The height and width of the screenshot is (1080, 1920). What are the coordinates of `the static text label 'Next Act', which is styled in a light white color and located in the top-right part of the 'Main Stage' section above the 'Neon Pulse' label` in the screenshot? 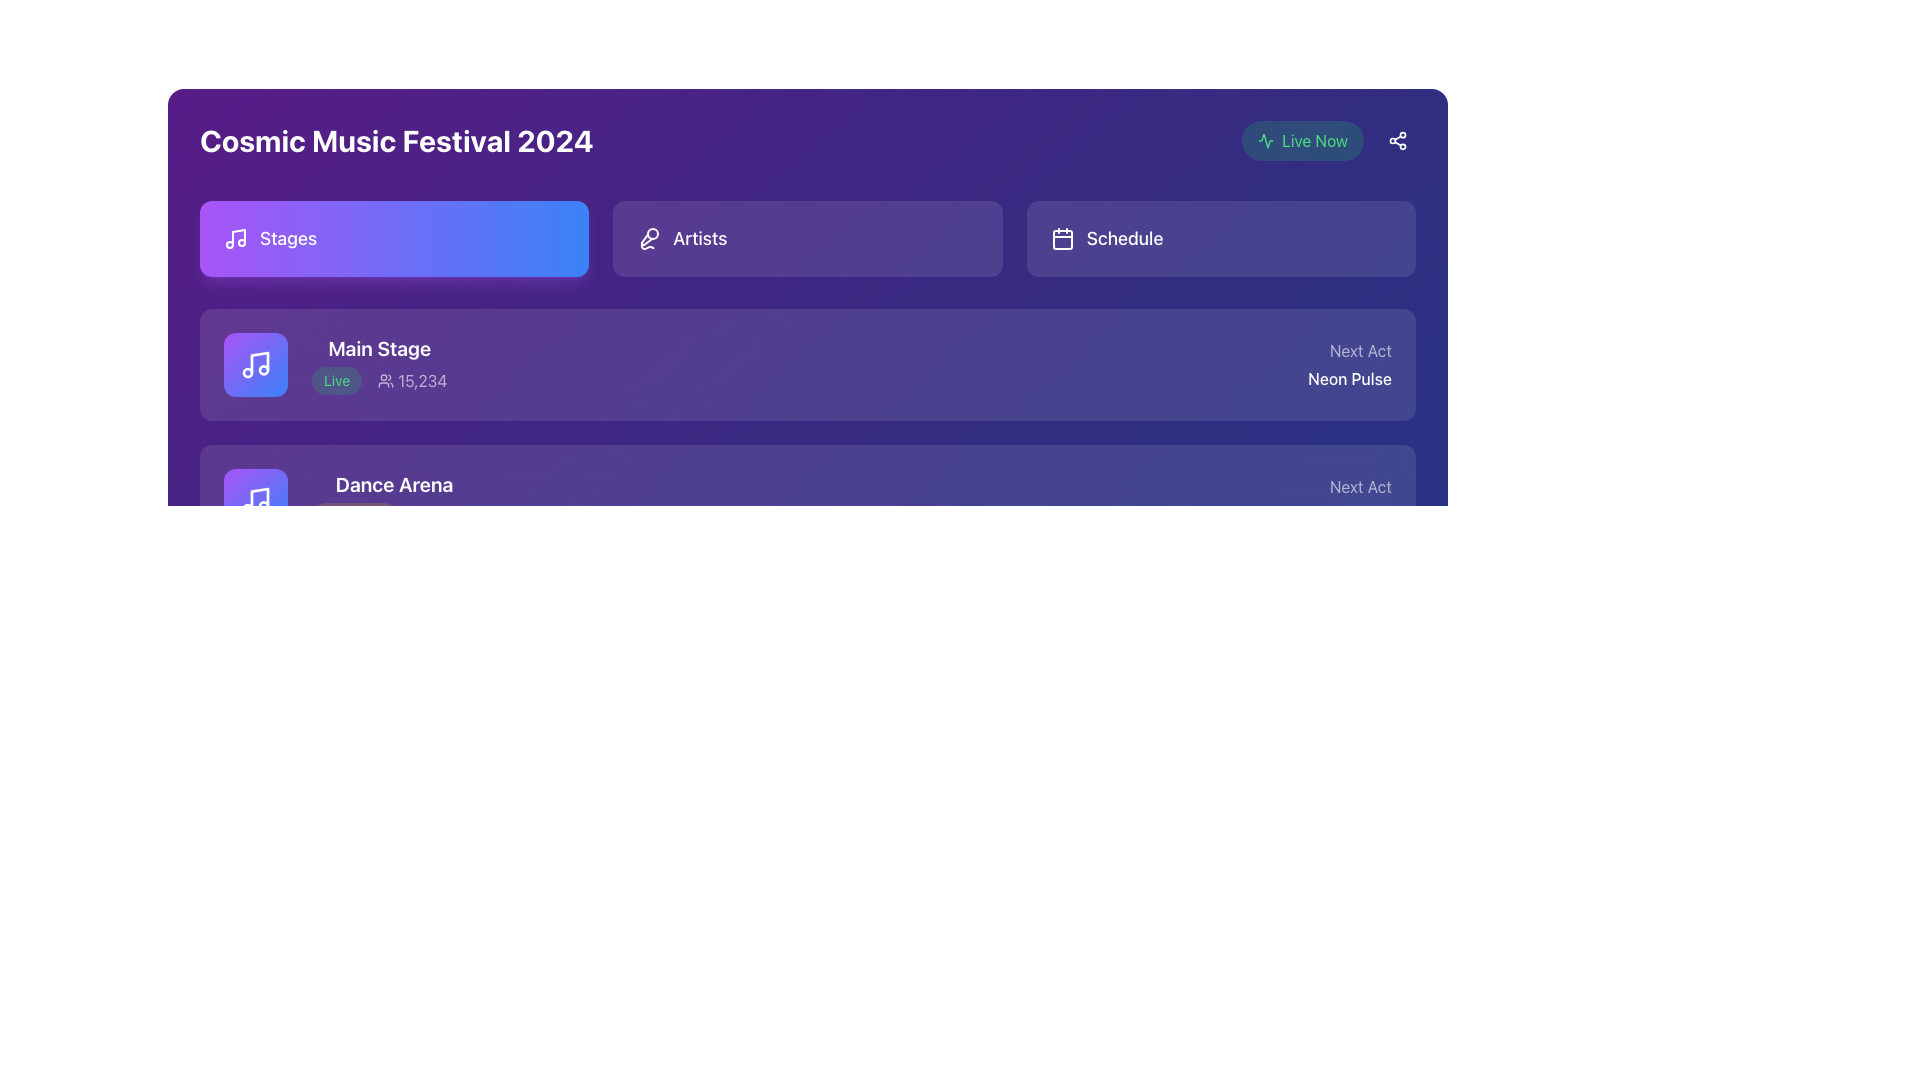 It's located at (1350, 350).